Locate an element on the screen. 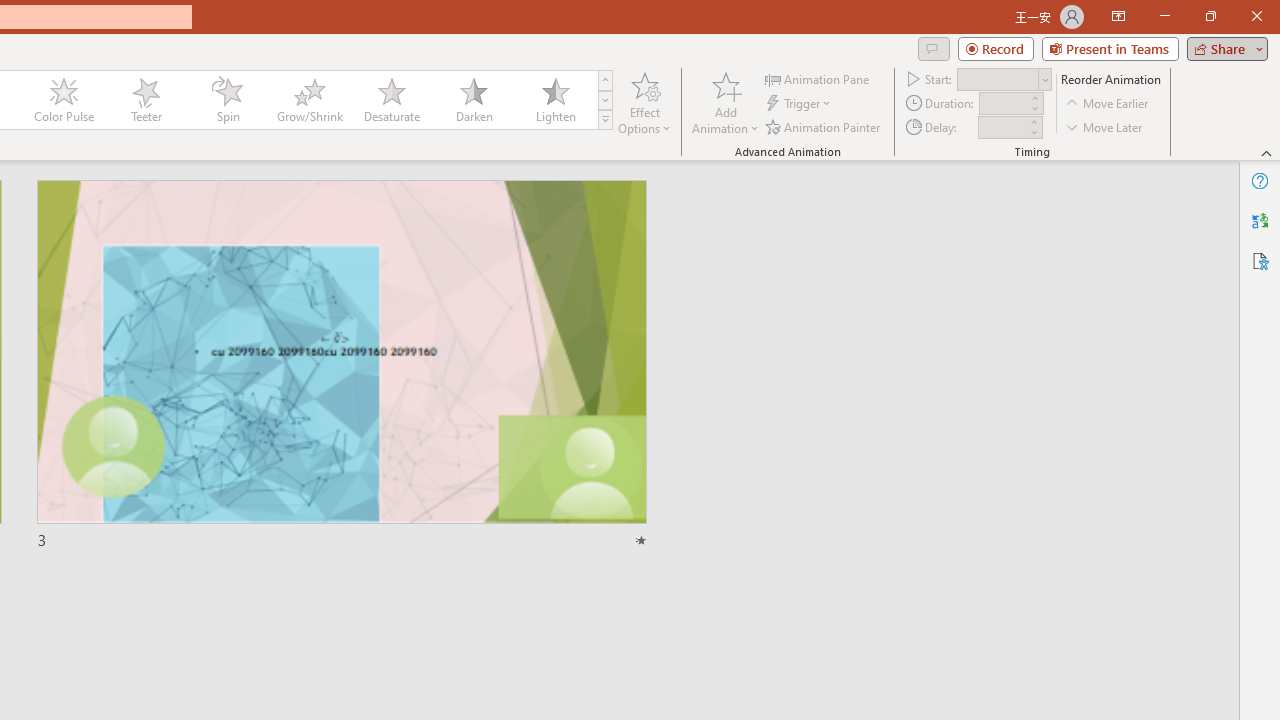  'Move Later' is located at coordinates (1104, 127).